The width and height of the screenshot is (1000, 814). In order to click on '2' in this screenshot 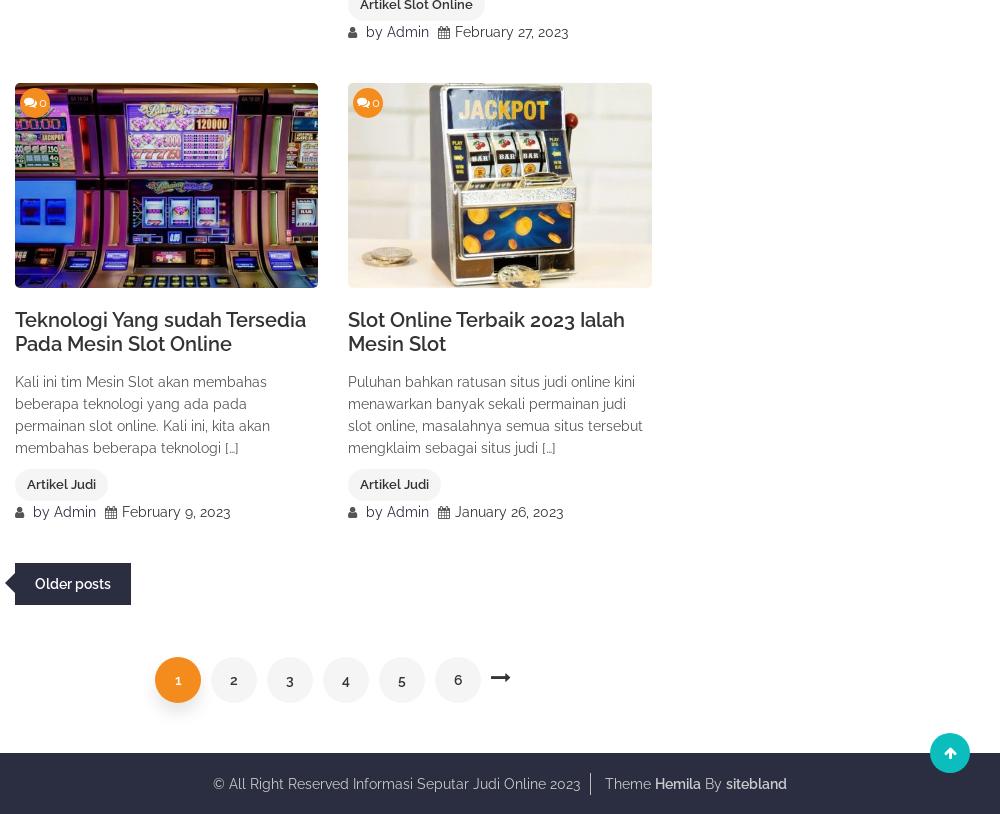, I will do `click(233, 680)`.